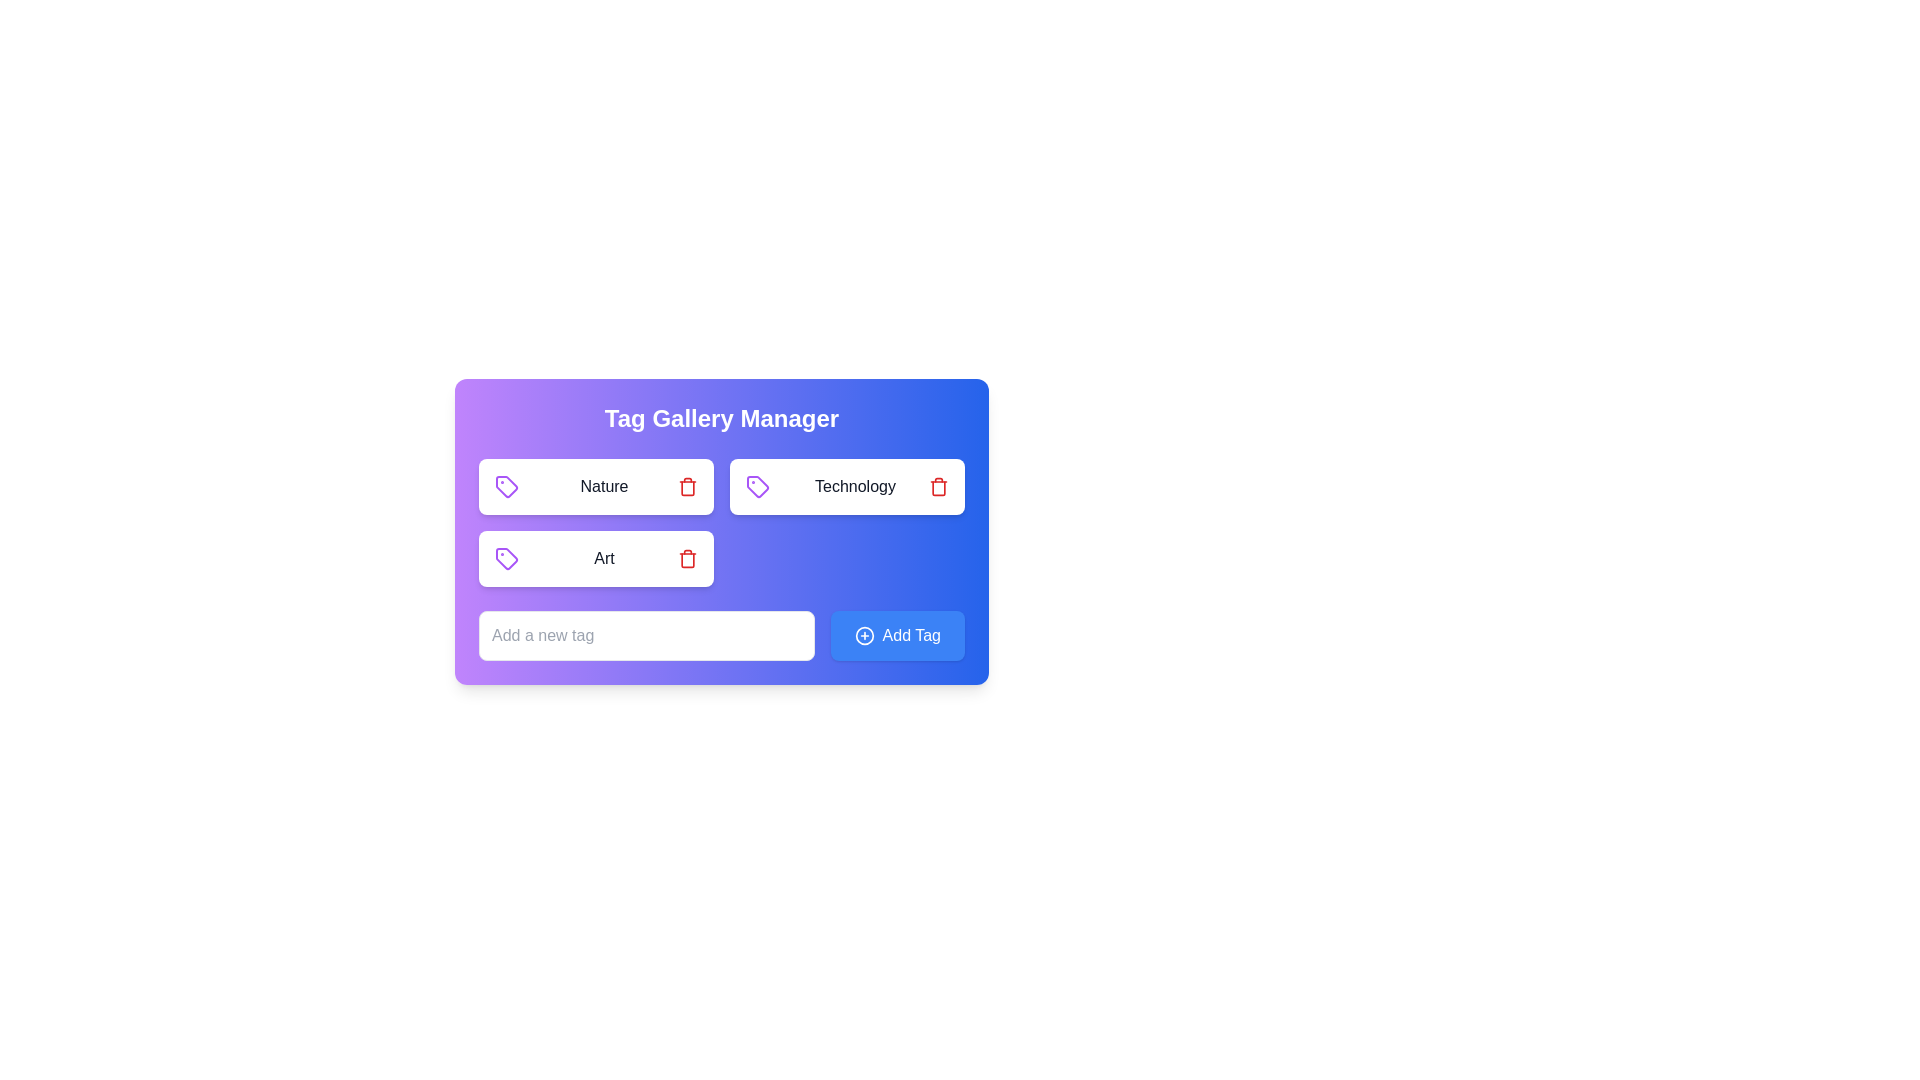  I want to click on the decorative icon representing the 'Art' tag category, which is the first element in the horizontal layout of tag items, so click(507, 559).